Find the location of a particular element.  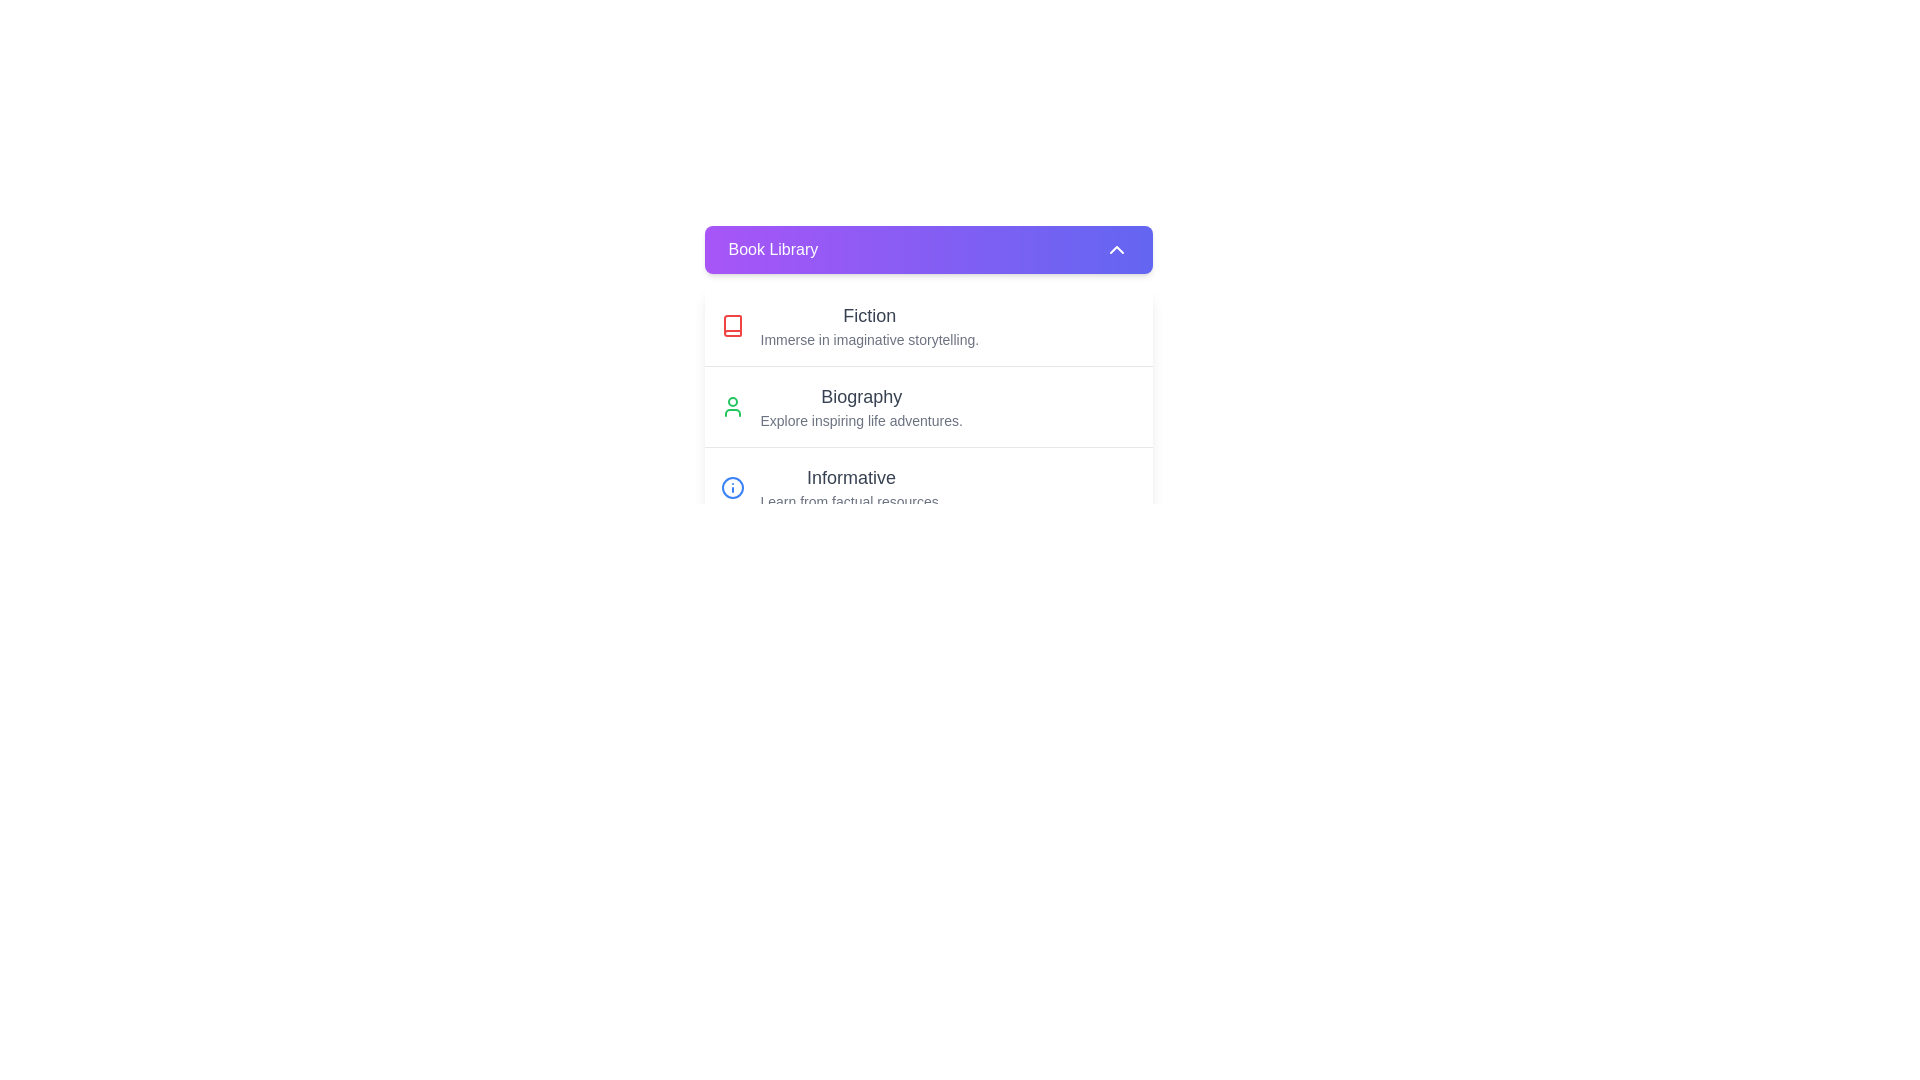

the small red closed book icon located beside the 'Fiction' label in the 'Book Library' section is located at coordinates (731, 325).